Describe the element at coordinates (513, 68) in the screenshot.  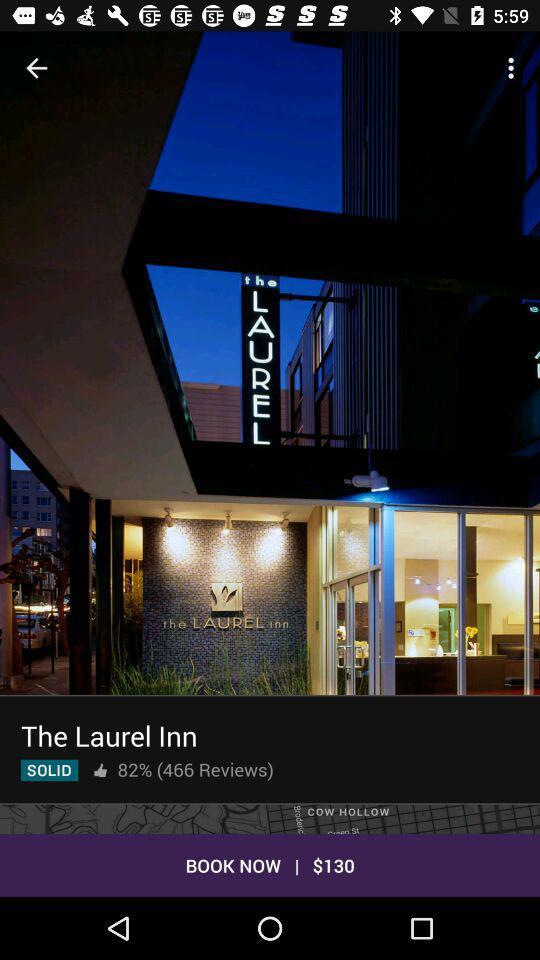
I see `item at the top right corner` at that location.